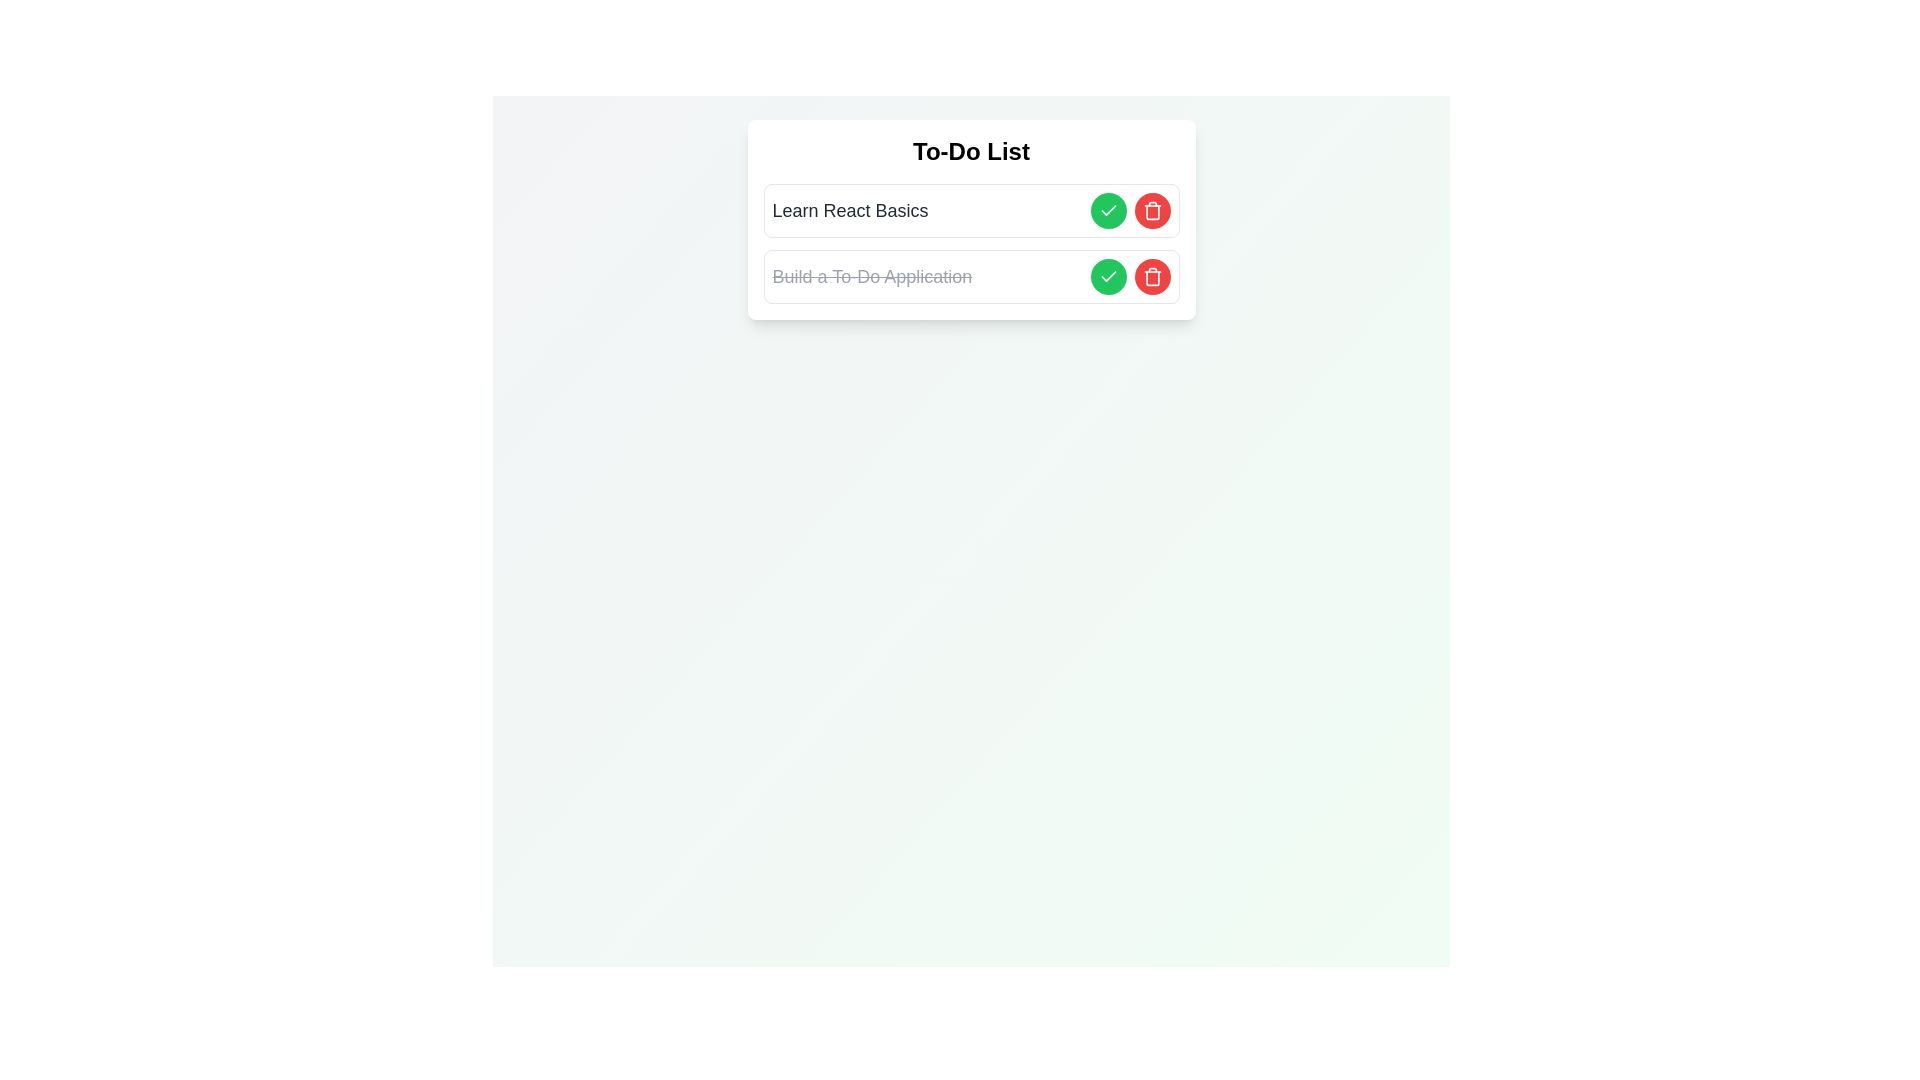 This screenshot has width=1920, height=1080. Describe the element at coordinates (1152, 277) in the screenshot. I see `the Trash bin icon button that has a red background and a white stroke trash icon` at that location.